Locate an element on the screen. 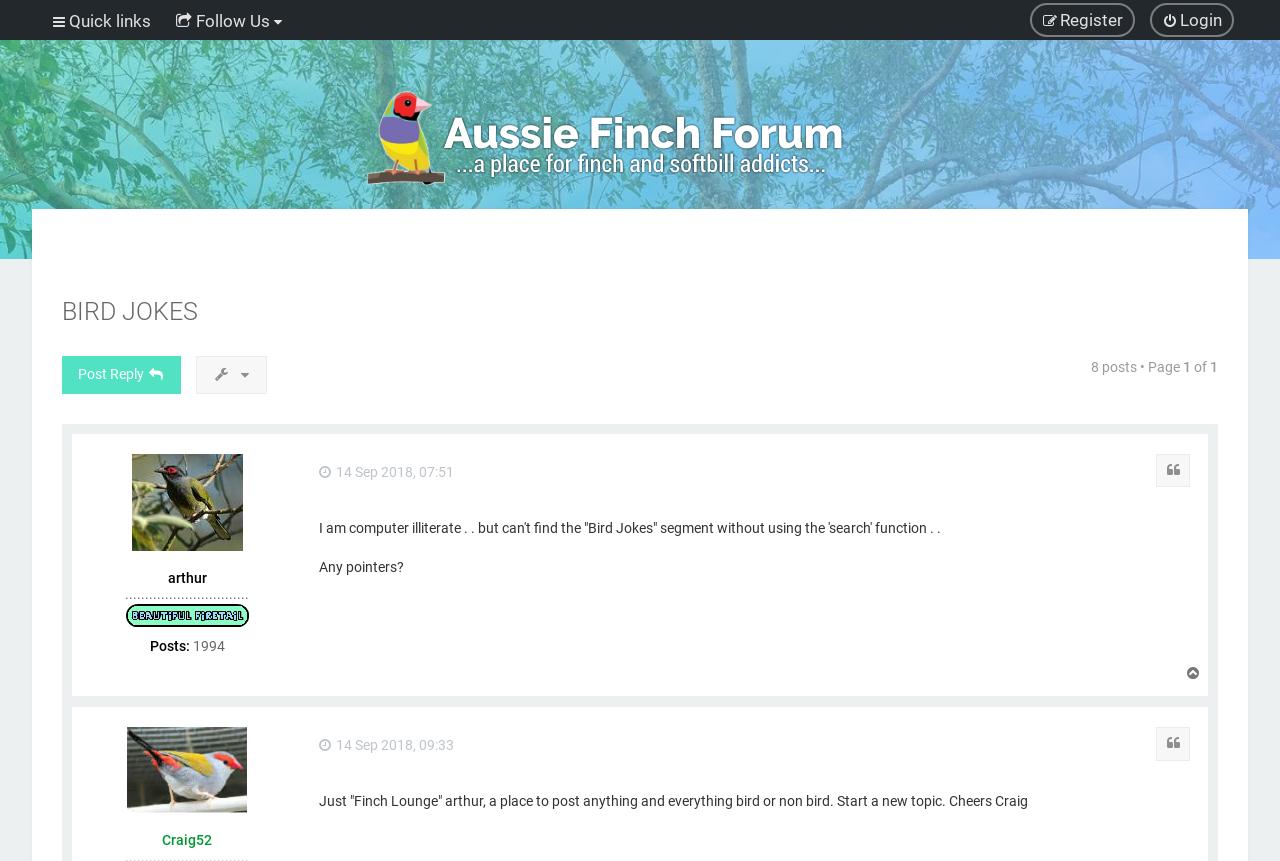  'Quick links' is located at coordinates (108, 21).